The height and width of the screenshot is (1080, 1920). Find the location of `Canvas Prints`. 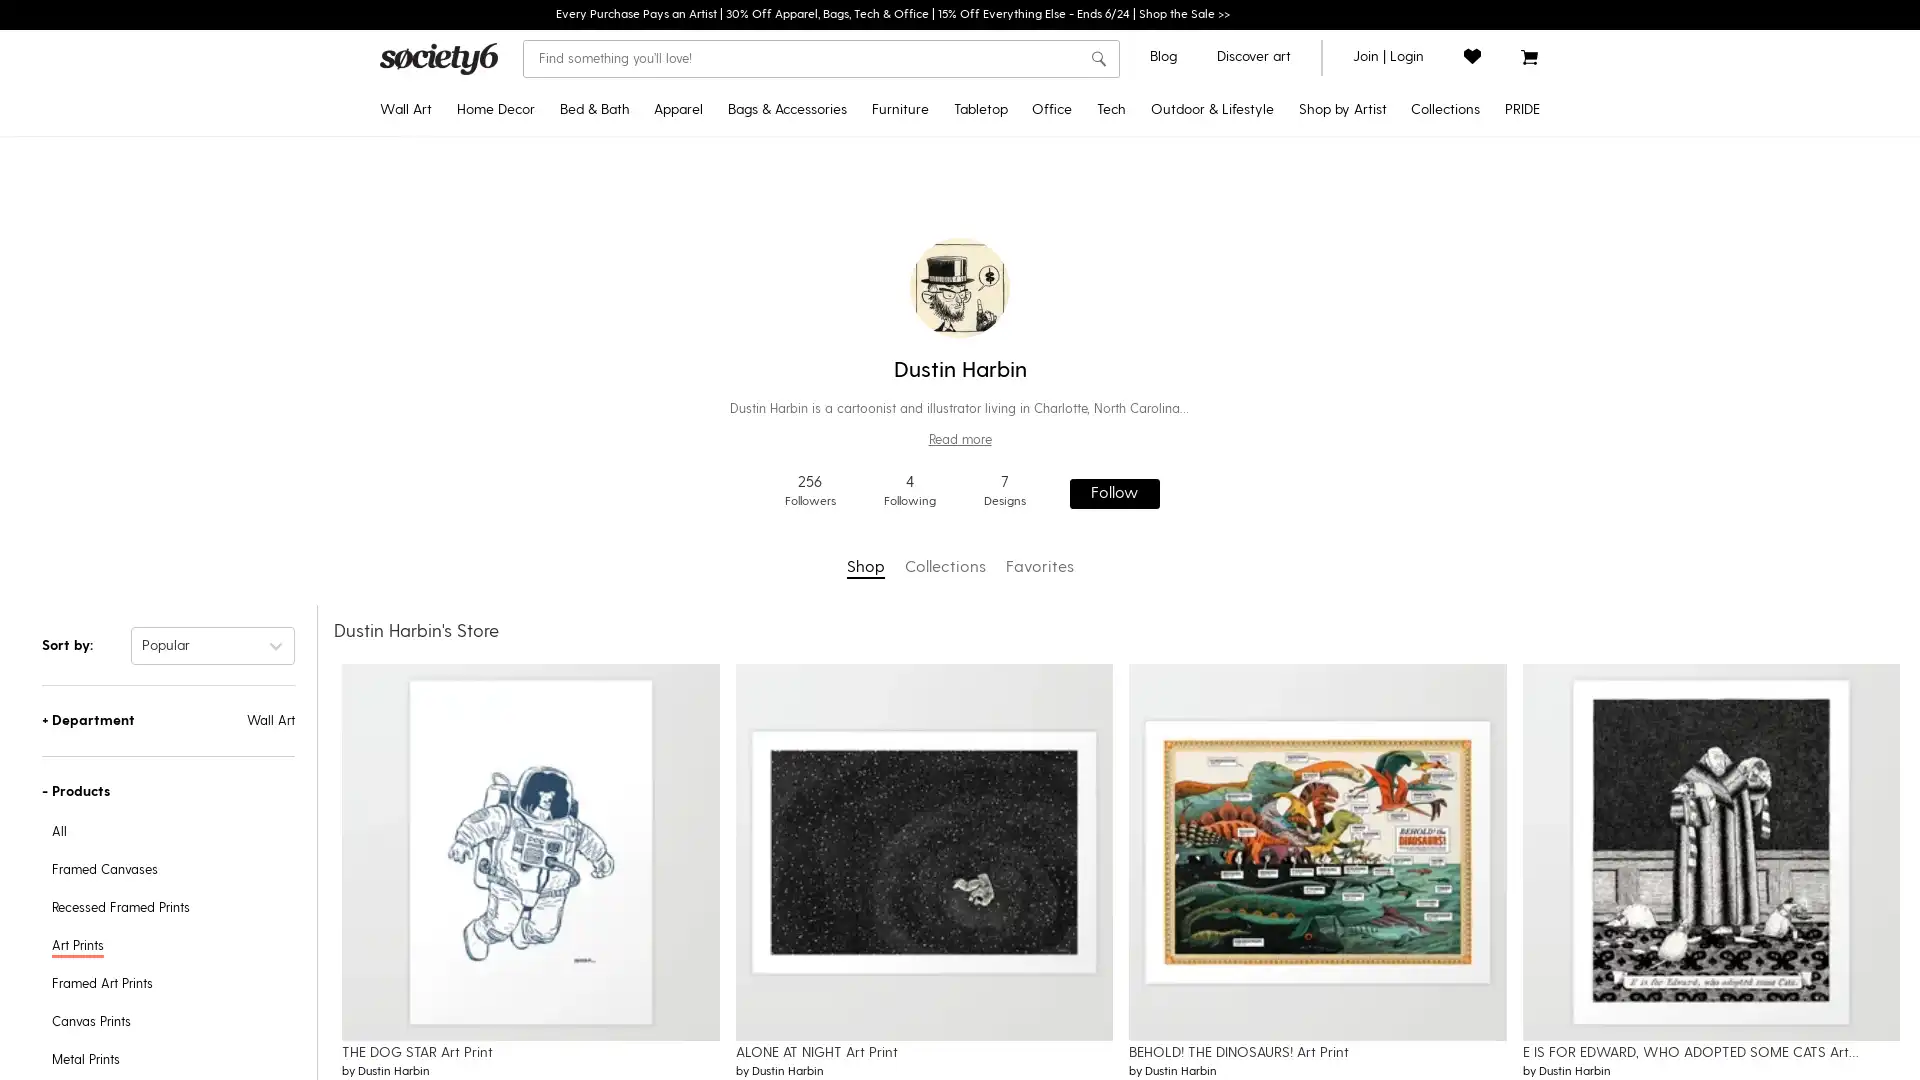

Canvas Prints is located at coordinates (470, 256).